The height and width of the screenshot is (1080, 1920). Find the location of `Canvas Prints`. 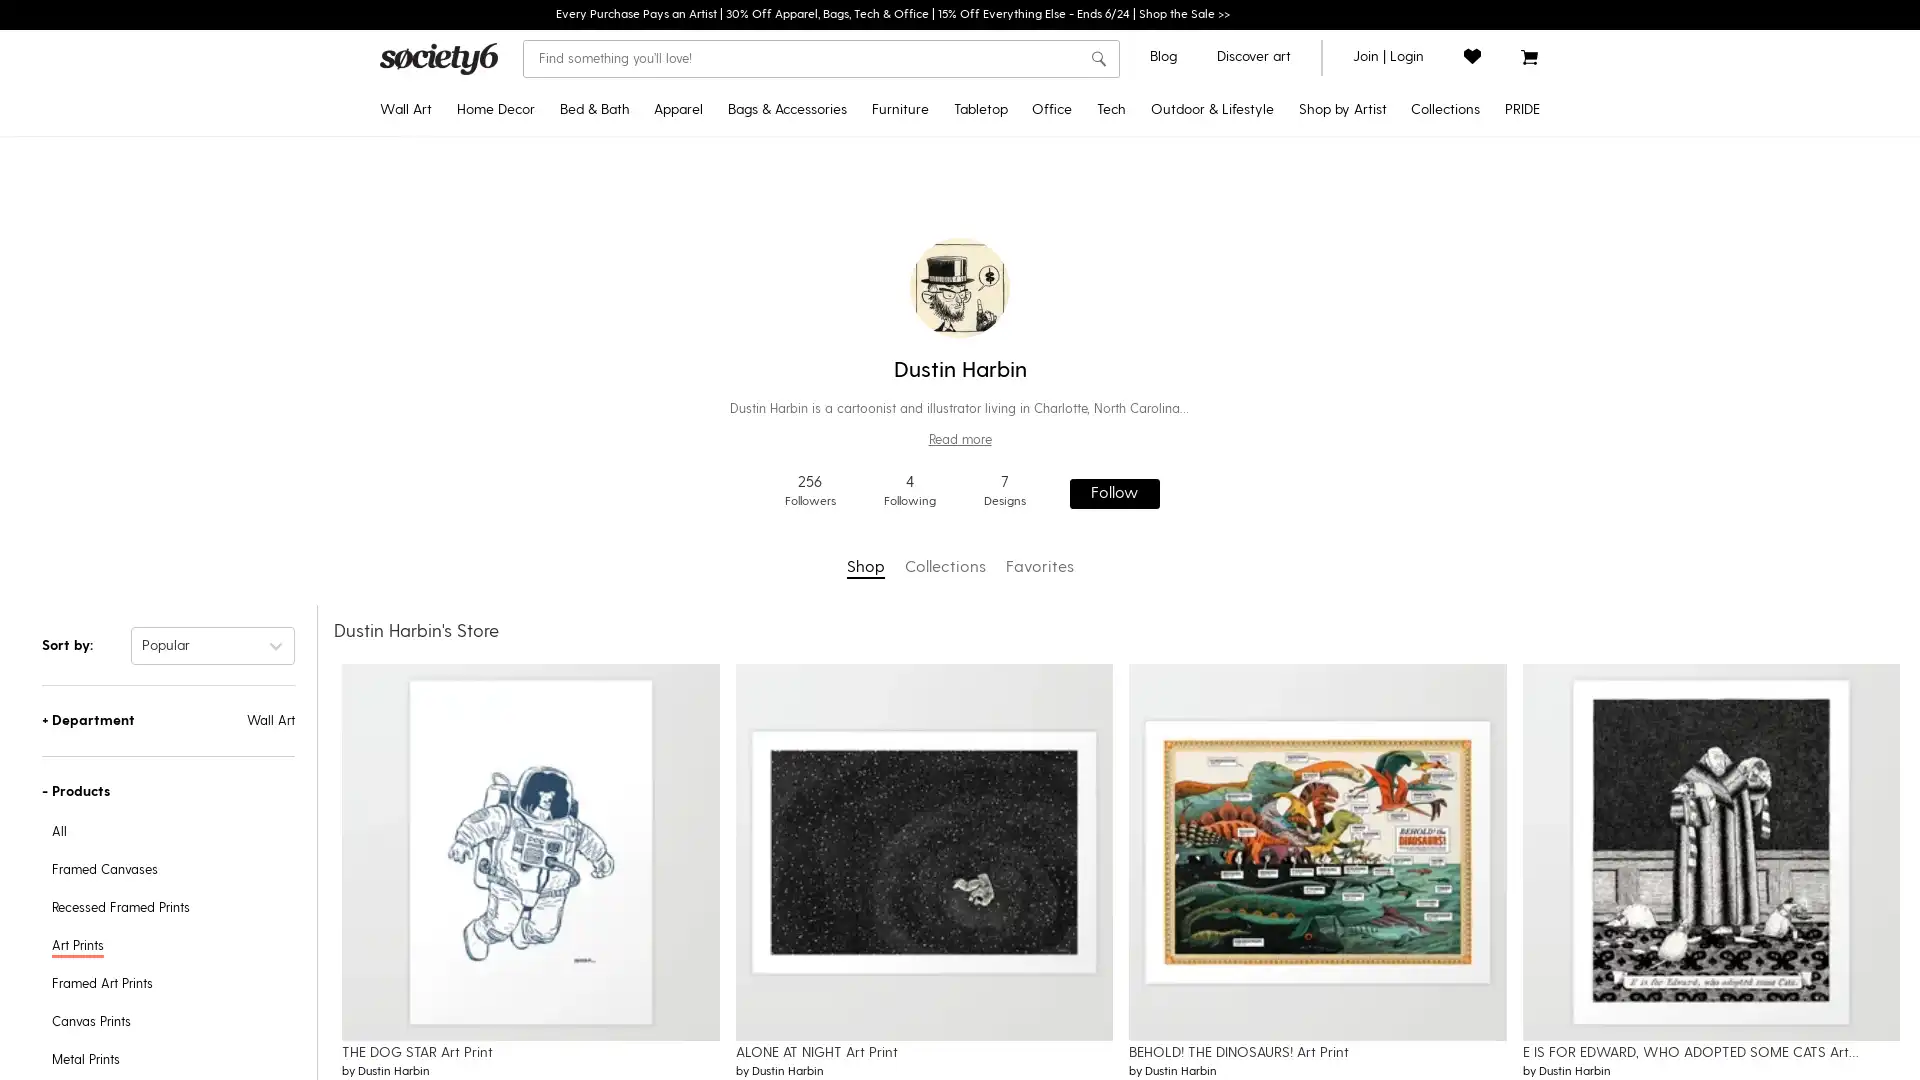

Canvas Prints is located at coordinates (470, 256).